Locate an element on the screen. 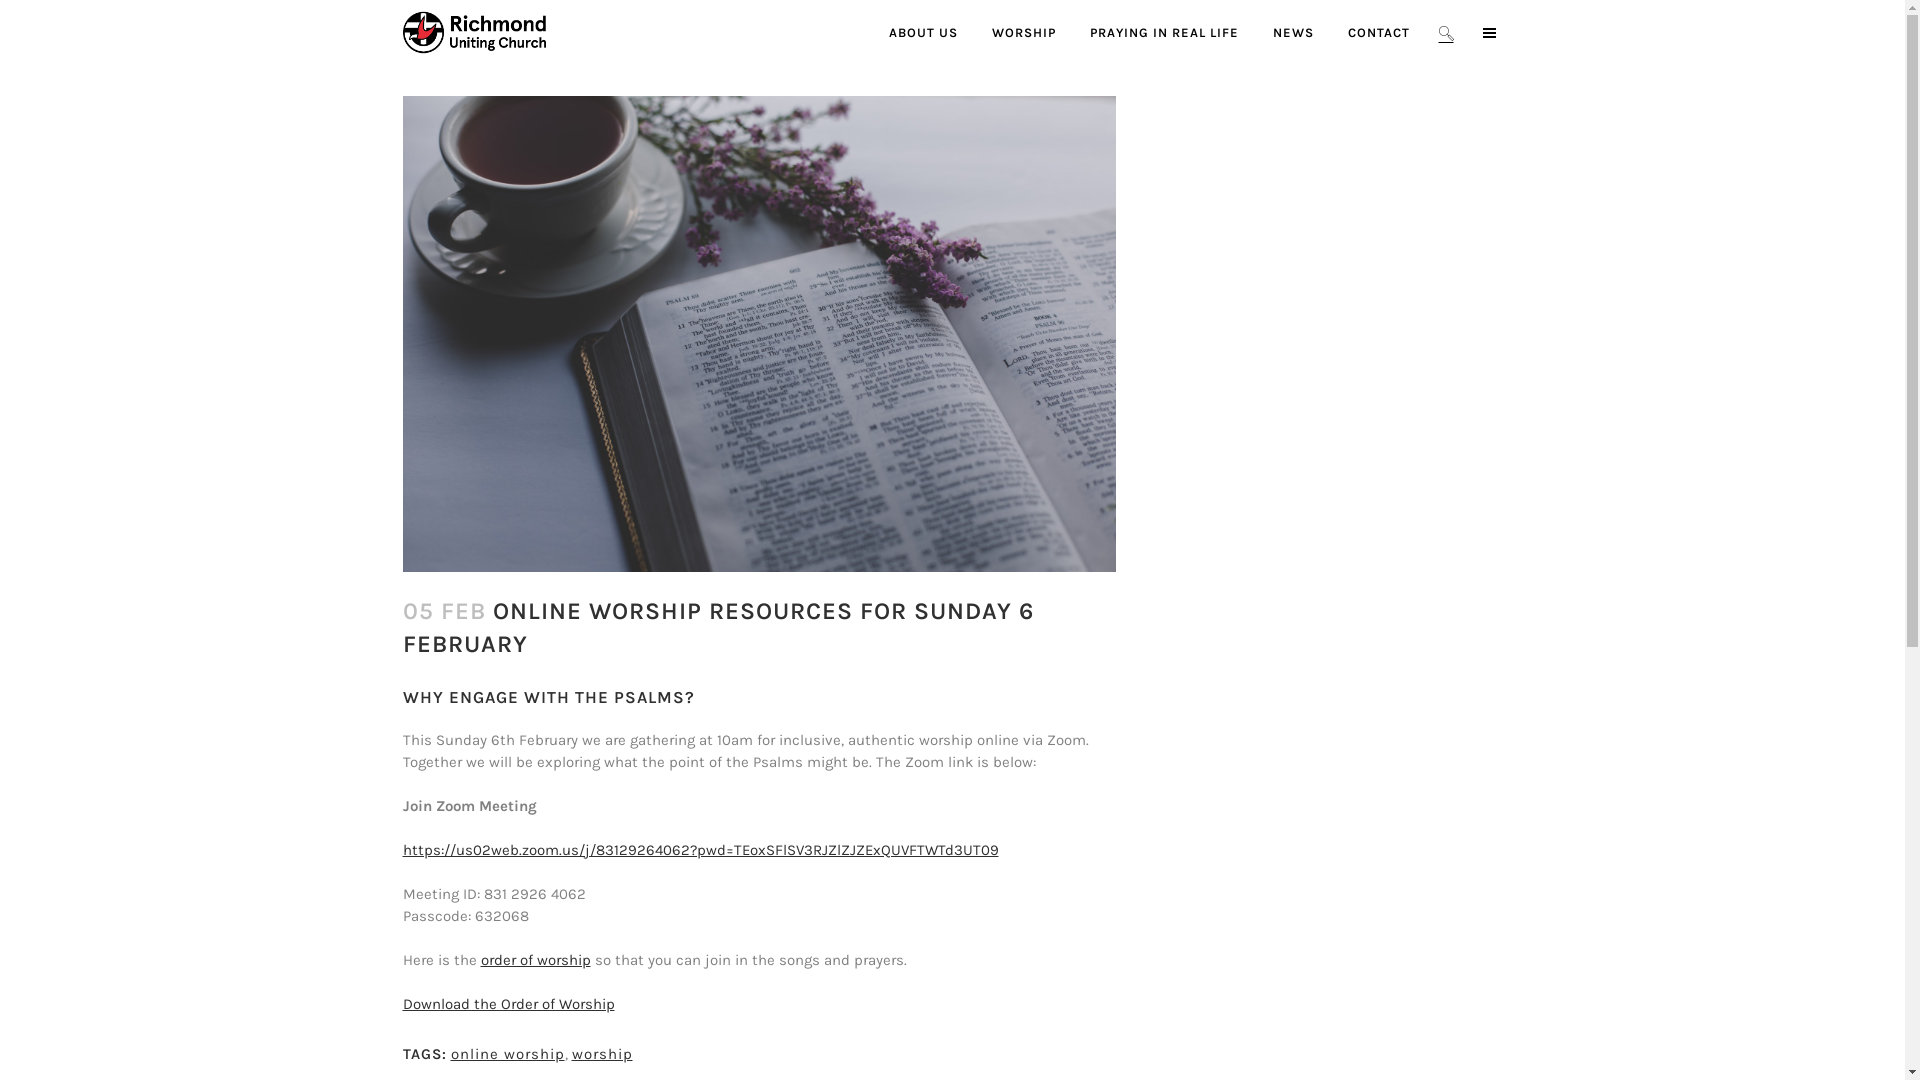 The height and width of the screenshot is (1080, 1920). 'worship' is located at coordinates (601, 1052).